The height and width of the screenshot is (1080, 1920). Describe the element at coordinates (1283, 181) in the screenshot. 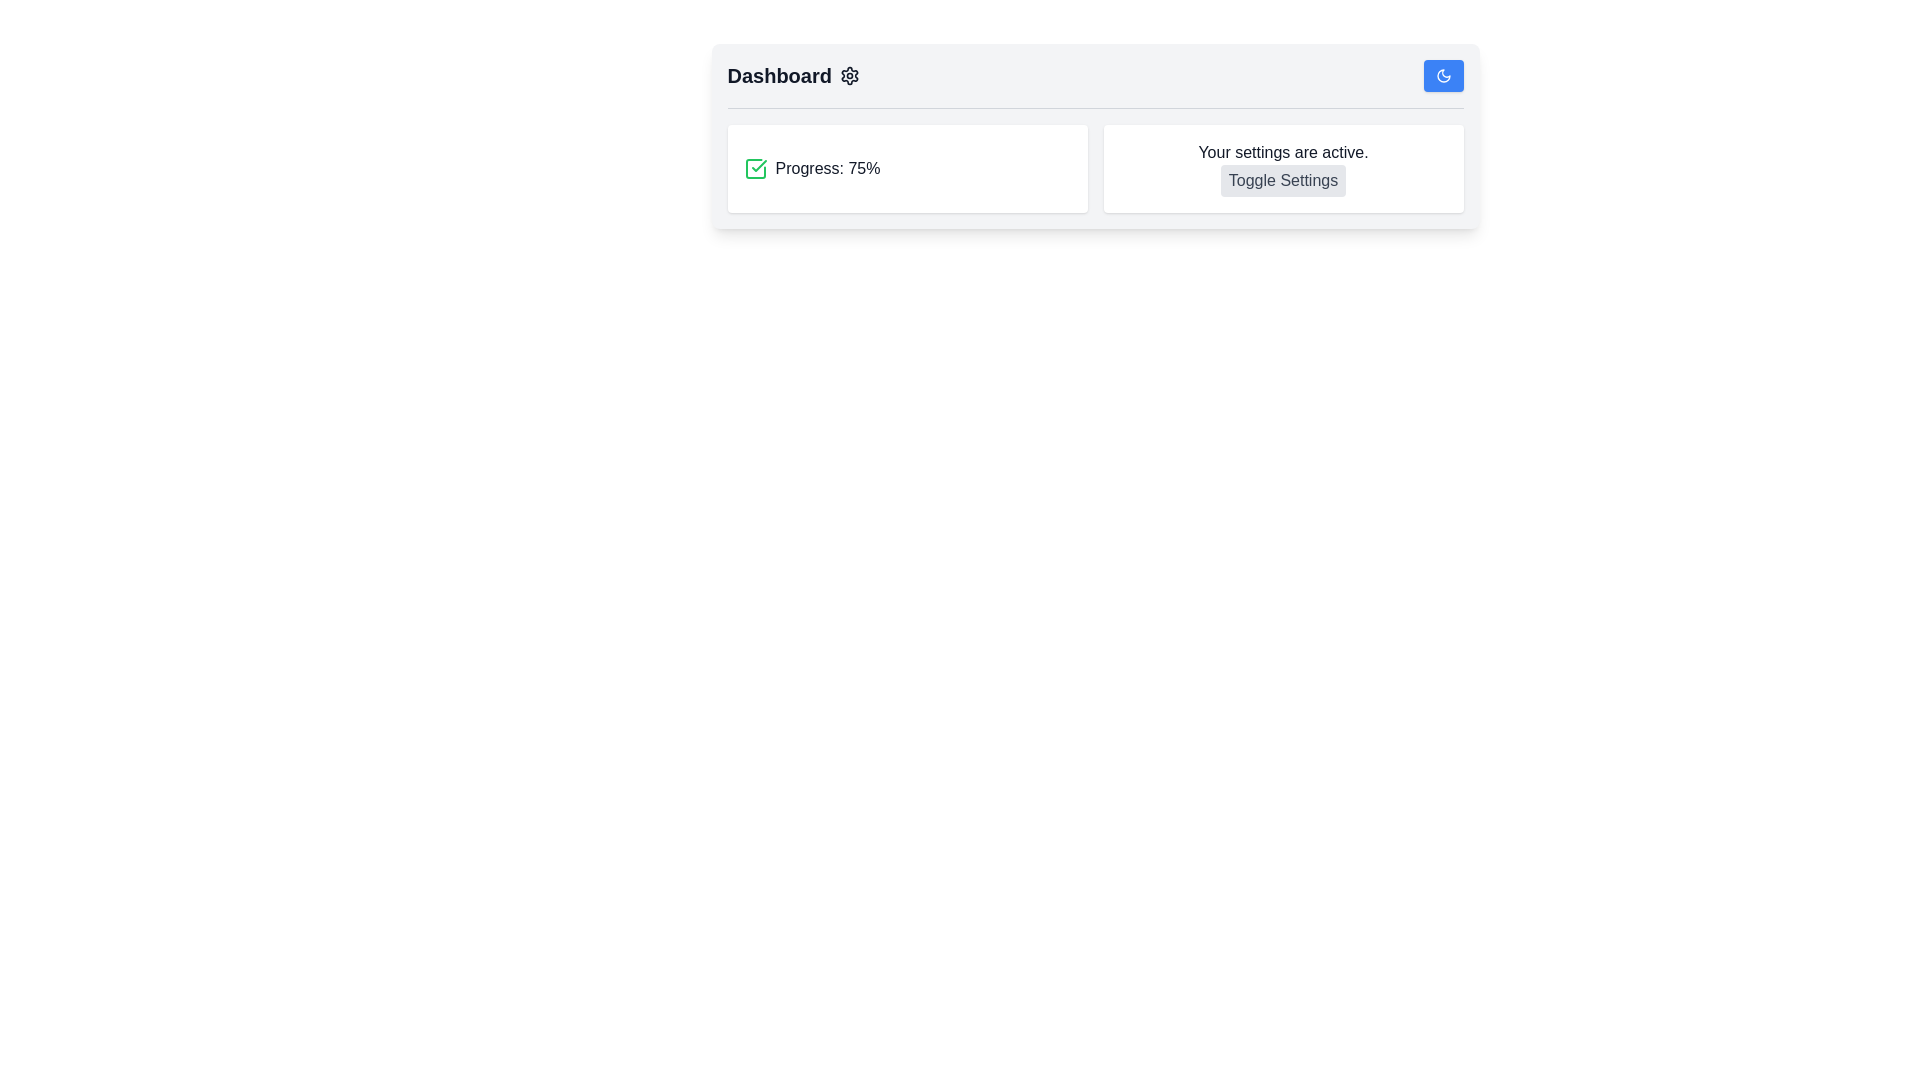

I see `the 'Toggle Settings' button located at the bottom-right of the UI panel` at that location.